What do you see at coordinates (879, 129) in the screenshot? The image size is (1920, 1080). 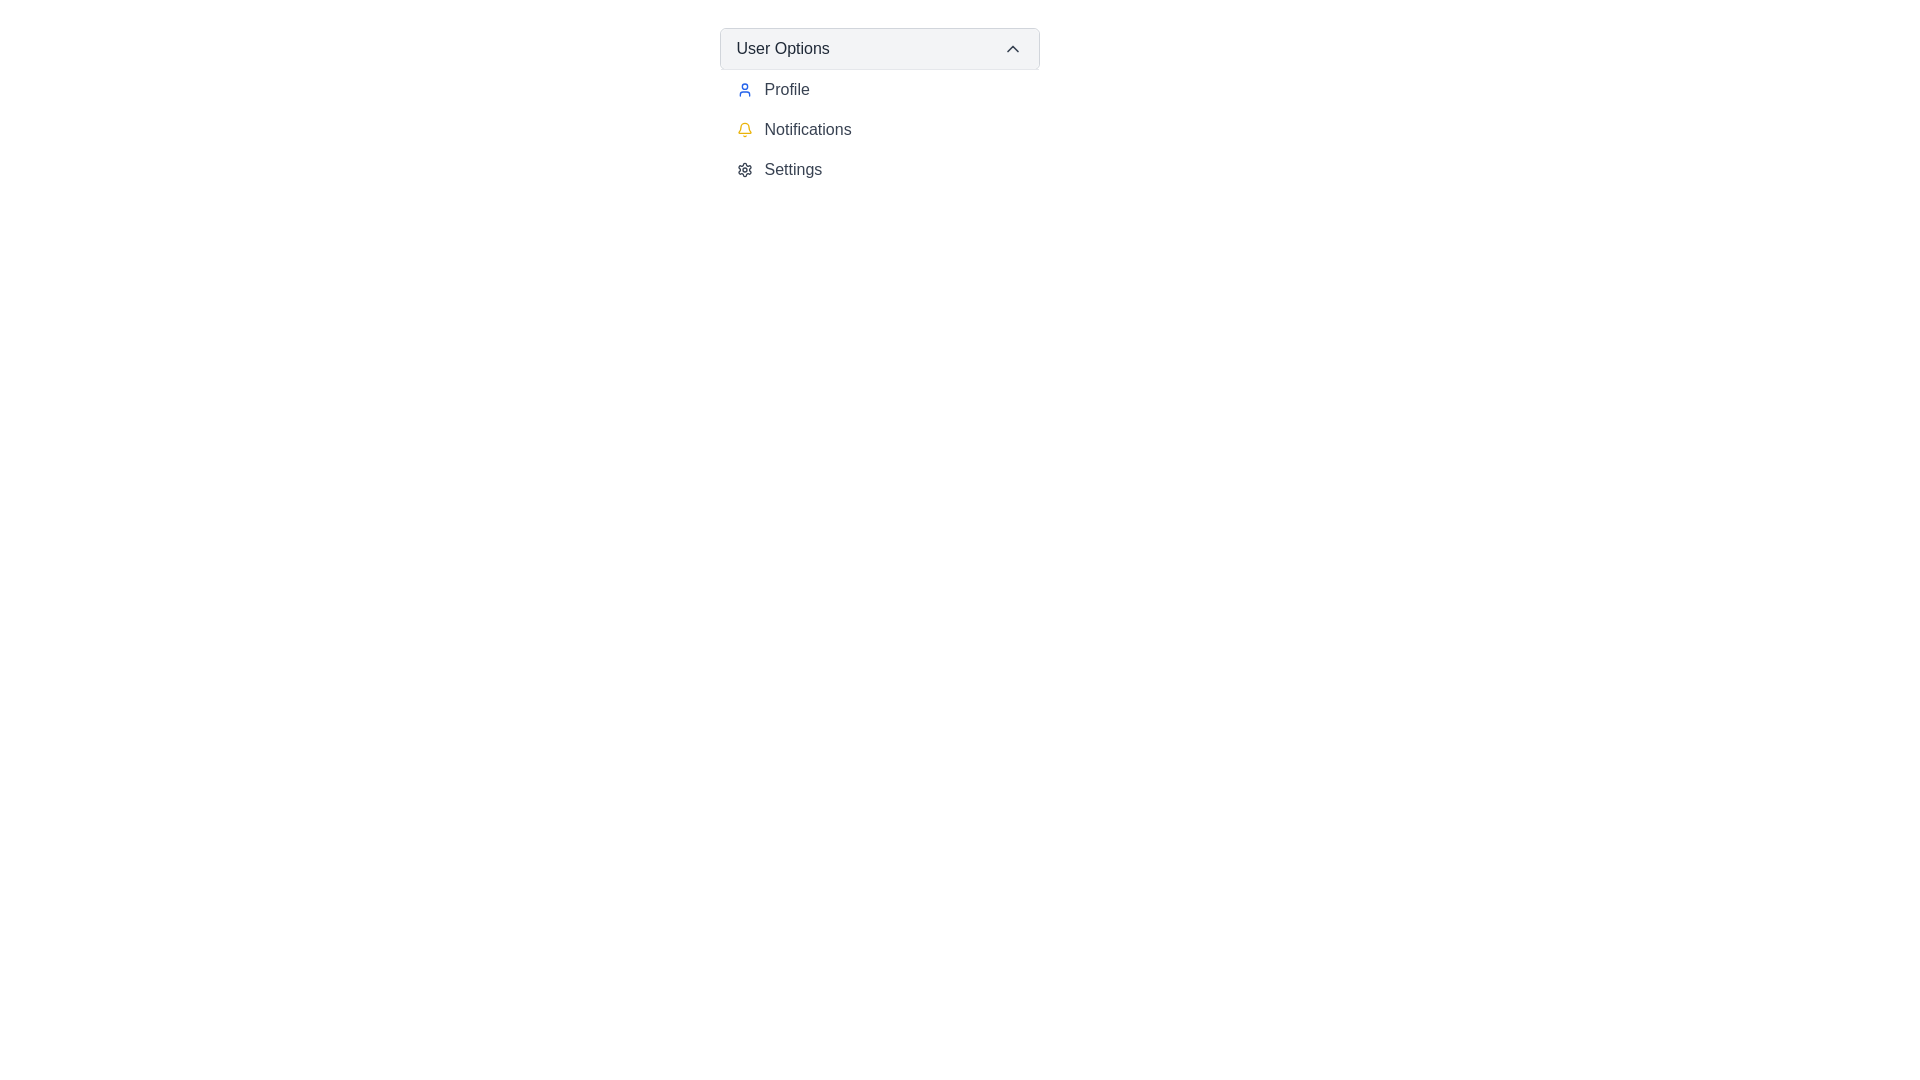 I see `the 'Notifications' menu item located in the 'User Options' section` at bounding box center [879, 129].